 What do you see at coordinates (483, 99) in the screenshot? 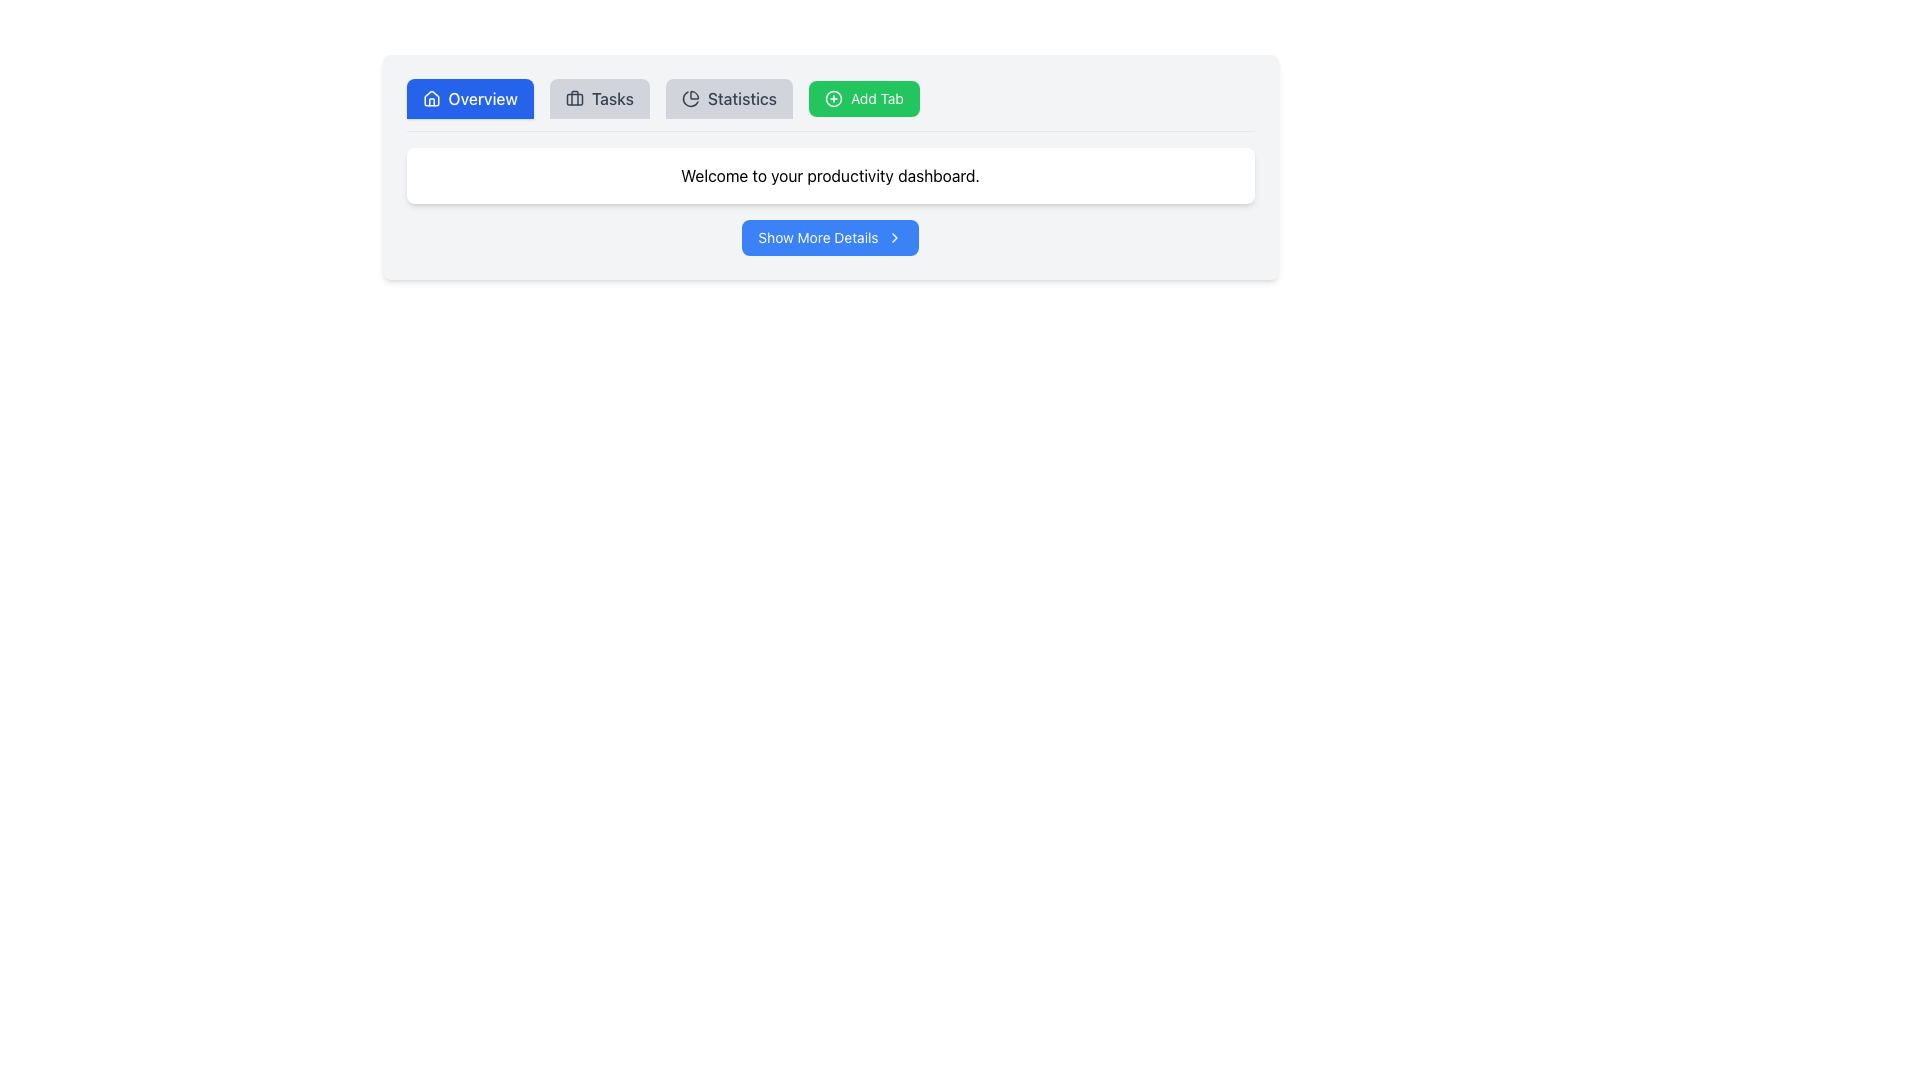
I see `the 'Overview' text label in the active navigation tab` at bounding box center [483, 99].